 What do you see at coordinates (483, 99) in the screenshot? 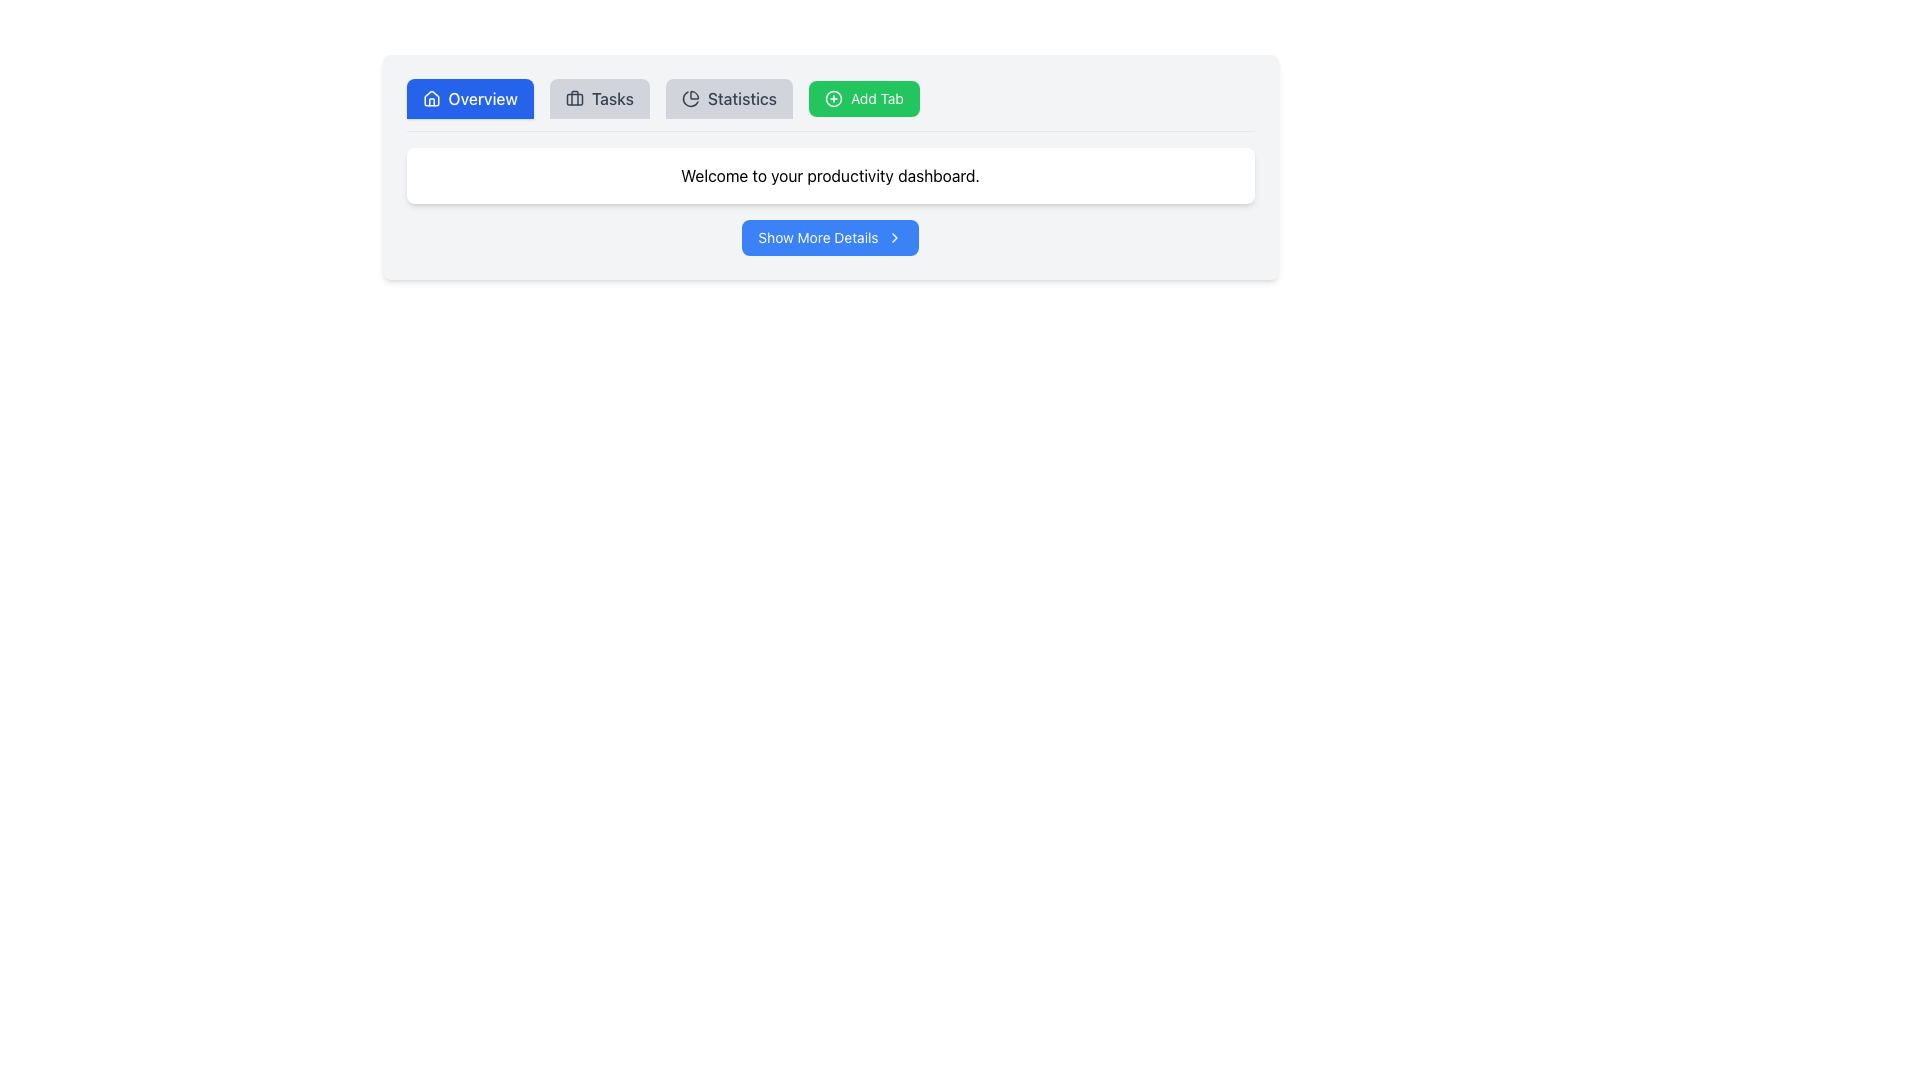
I see `the 'Overview' text label in the active navigation tab` at bounding box center [483, 99].